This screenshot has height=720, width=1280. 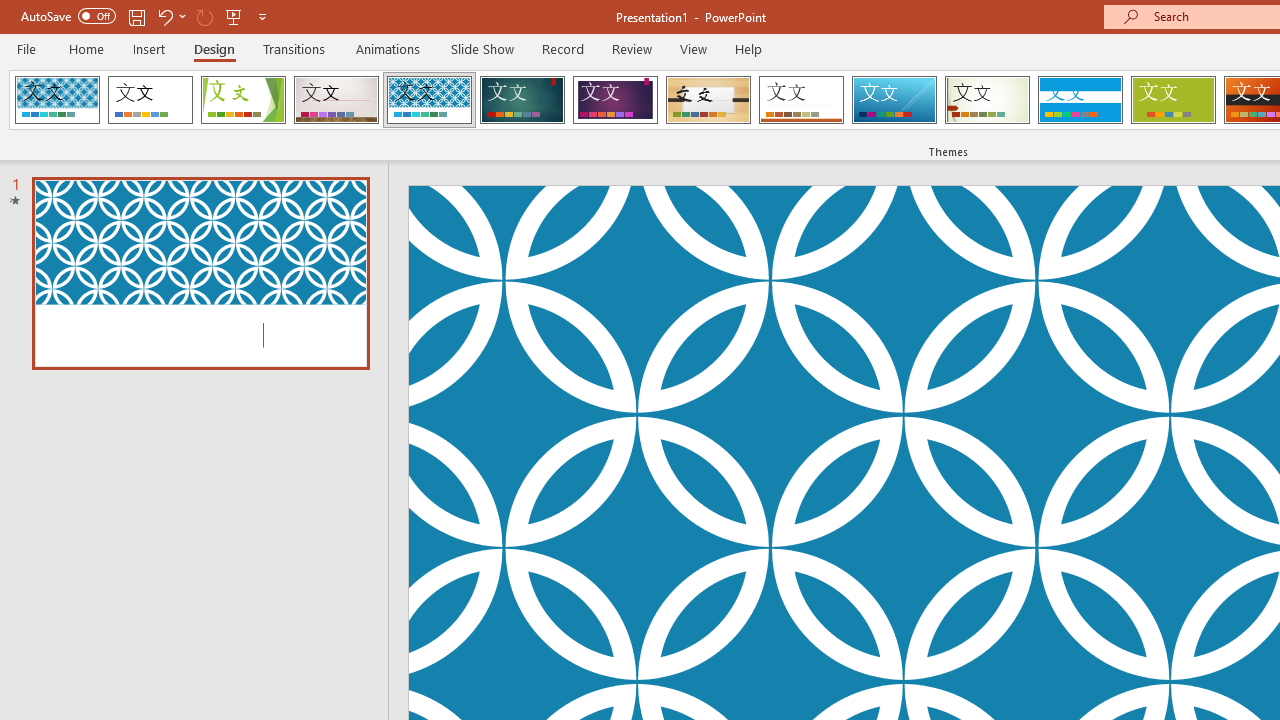 What do you see at coordinates (336, 100) in the screenshot?
I see `'Gallery Loading Preview...'` at bounding box center [336, 100].